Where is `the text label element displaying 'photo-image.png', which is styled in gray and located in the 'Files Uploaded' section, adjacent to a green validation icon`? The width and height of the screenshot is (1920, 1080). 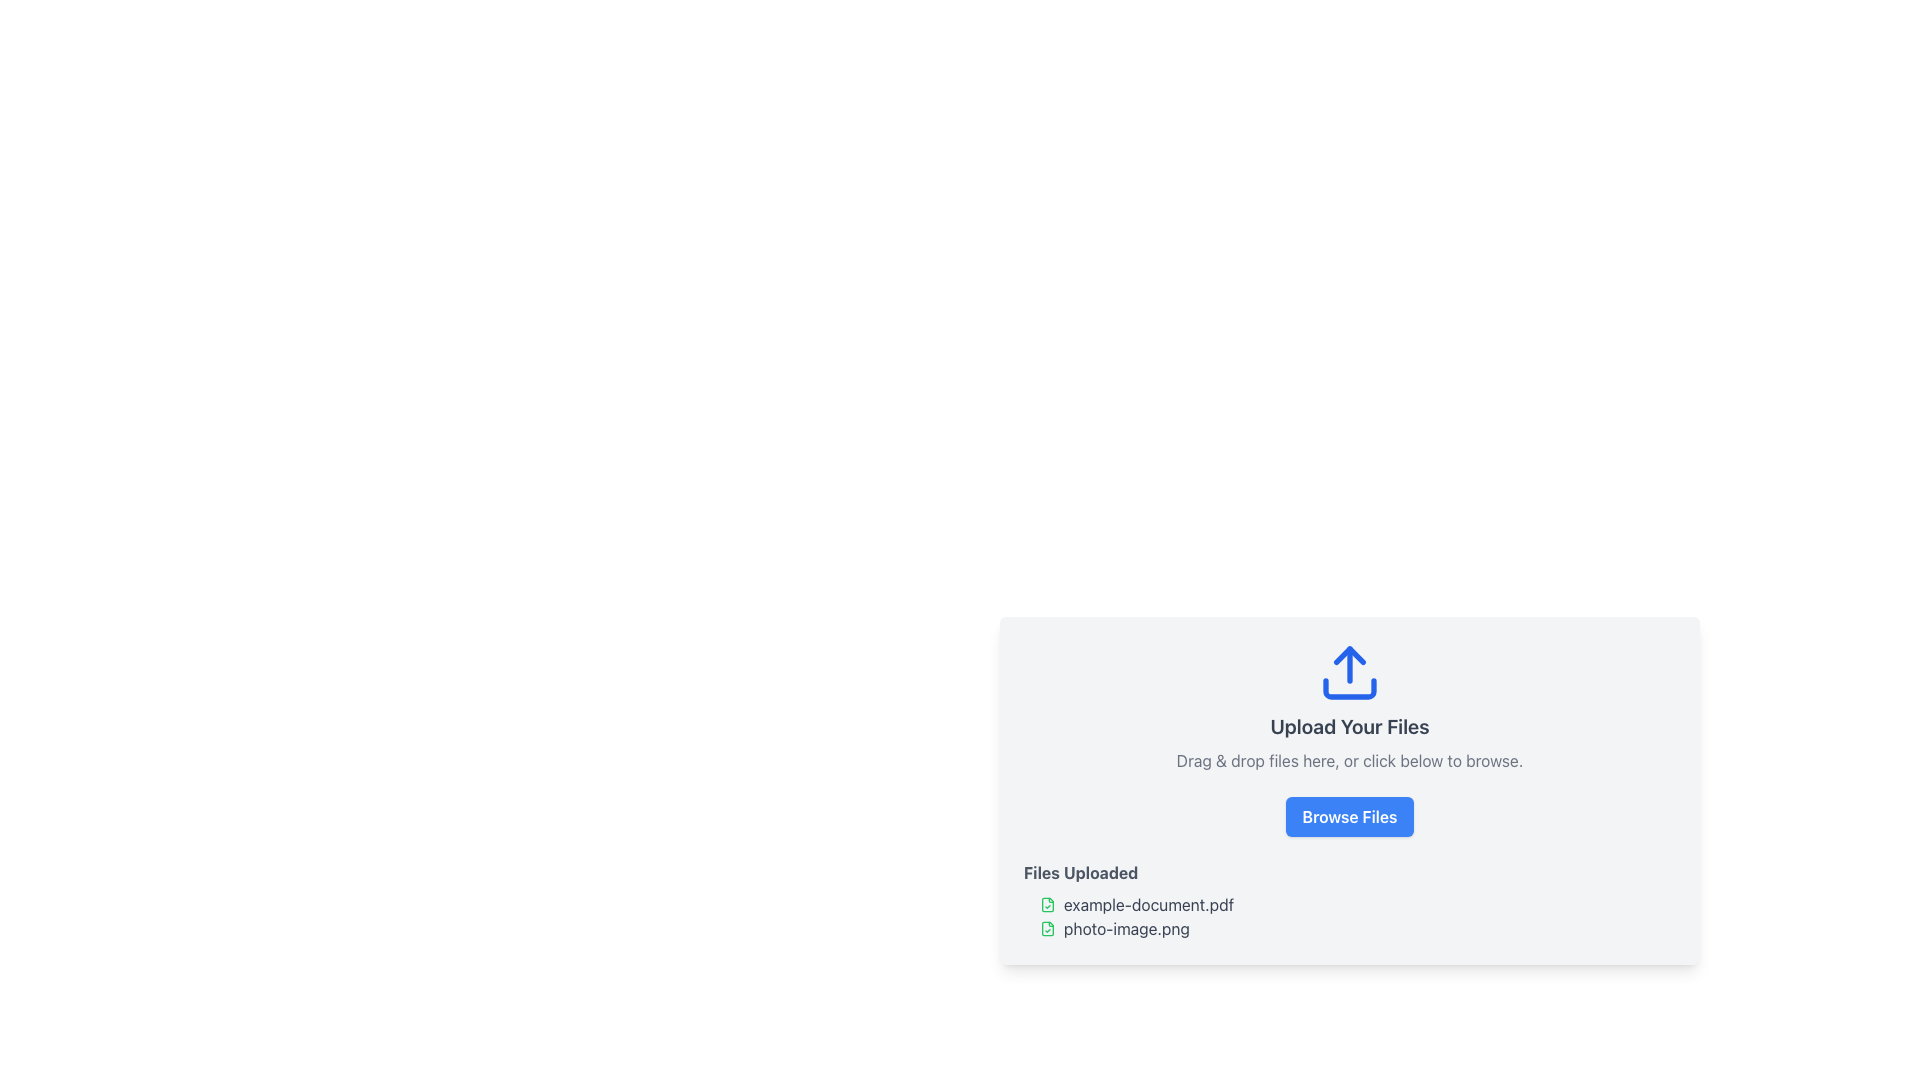
the text label element displaying 'photo-image.png', which is styled in gray and located in the 'Files Uploaded' section, adjacent to a green validation icon is located at coordinates (1126, 929).